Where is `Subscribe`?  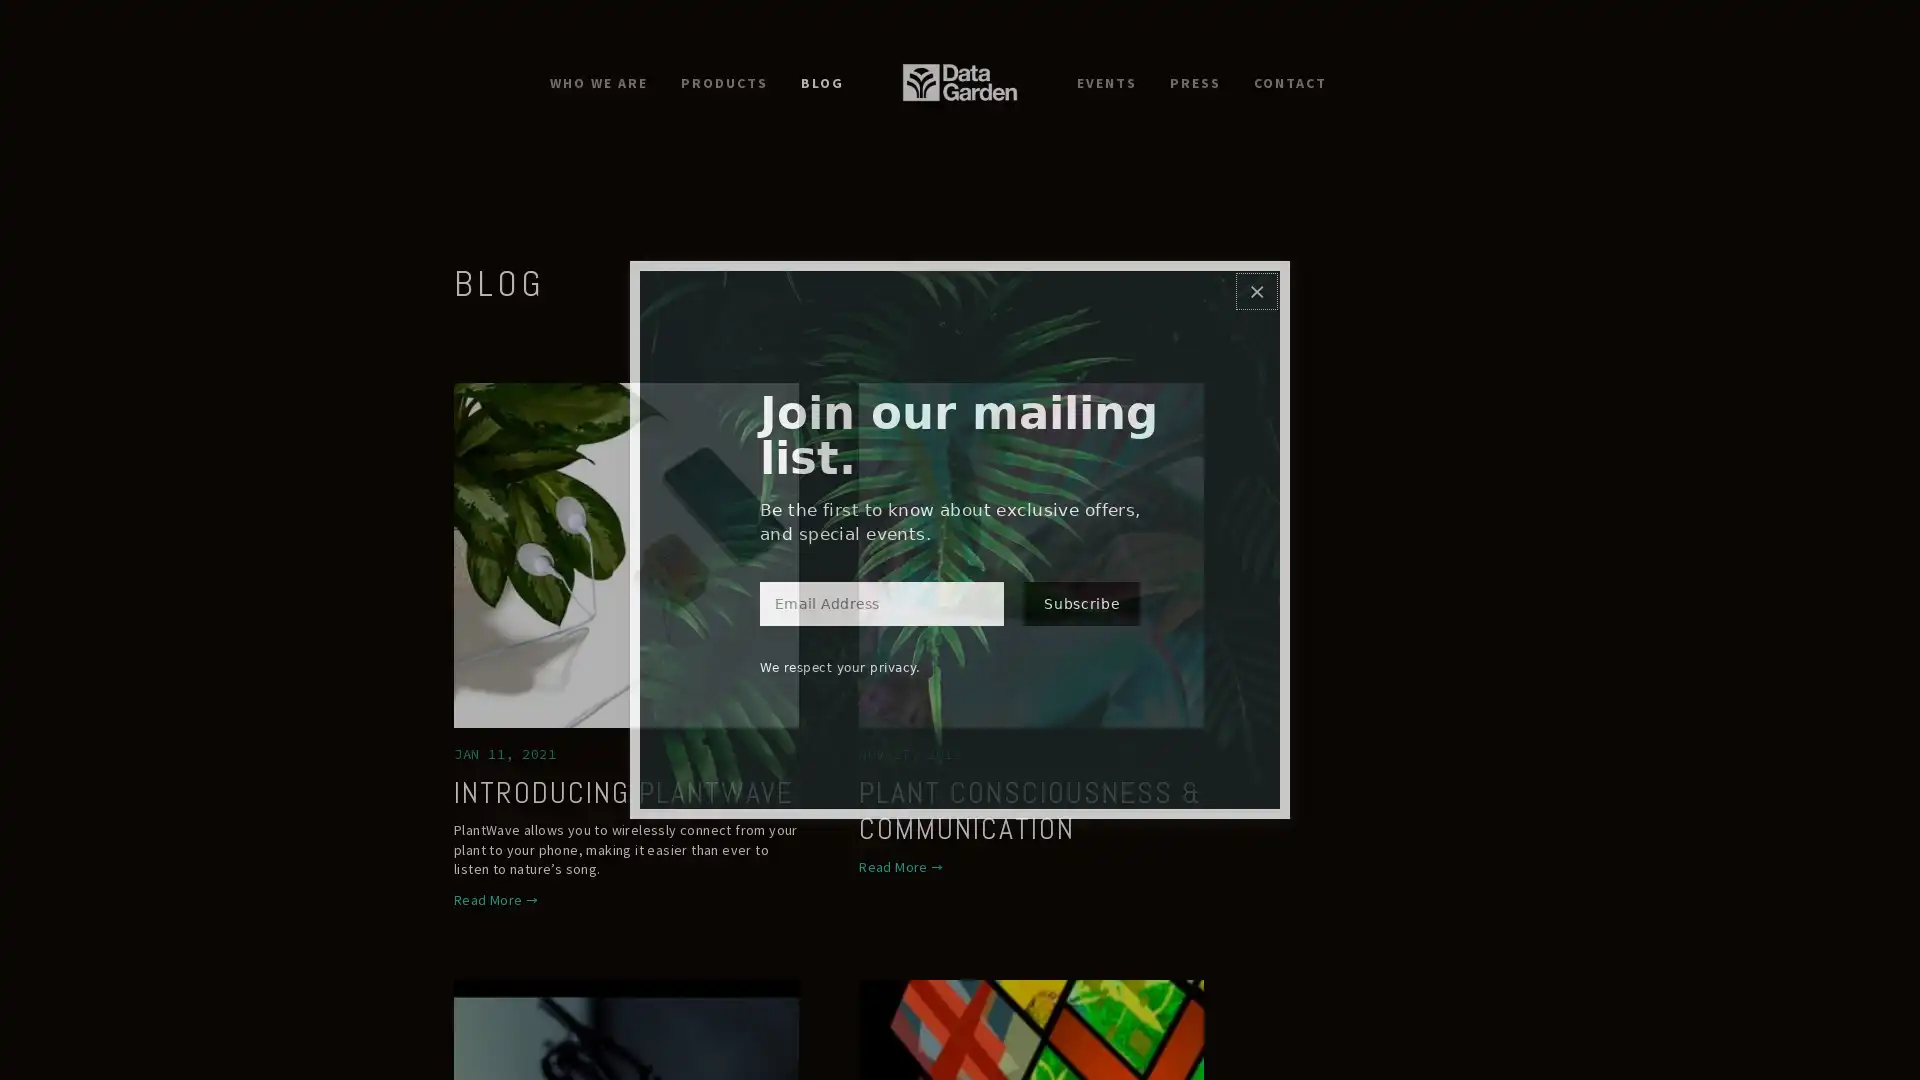
Subscribe is located at coordinates (1080, 616).